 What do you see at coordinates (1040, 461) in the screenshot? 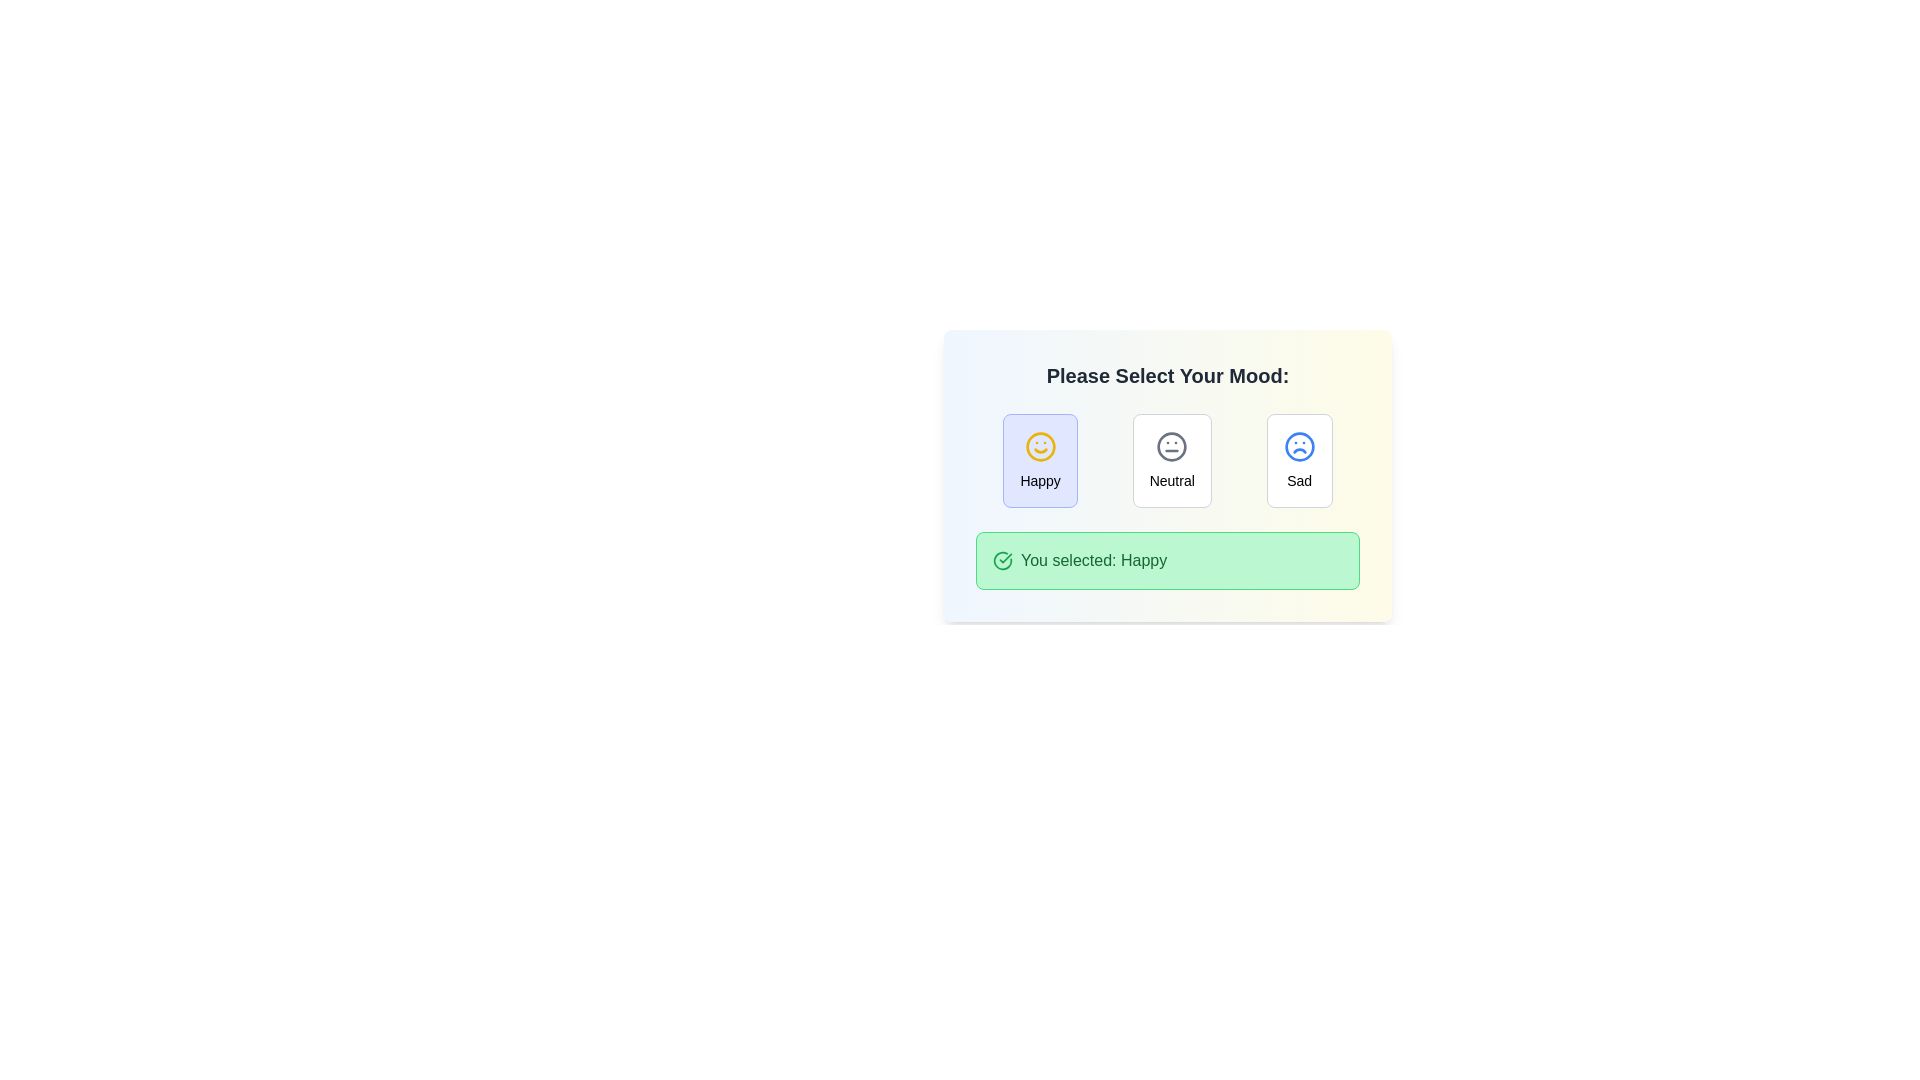
I see `the leftmost selectable option which consists of a yellow smiley face icon above the text 'Happy'` at bounding box center [1040, 461].